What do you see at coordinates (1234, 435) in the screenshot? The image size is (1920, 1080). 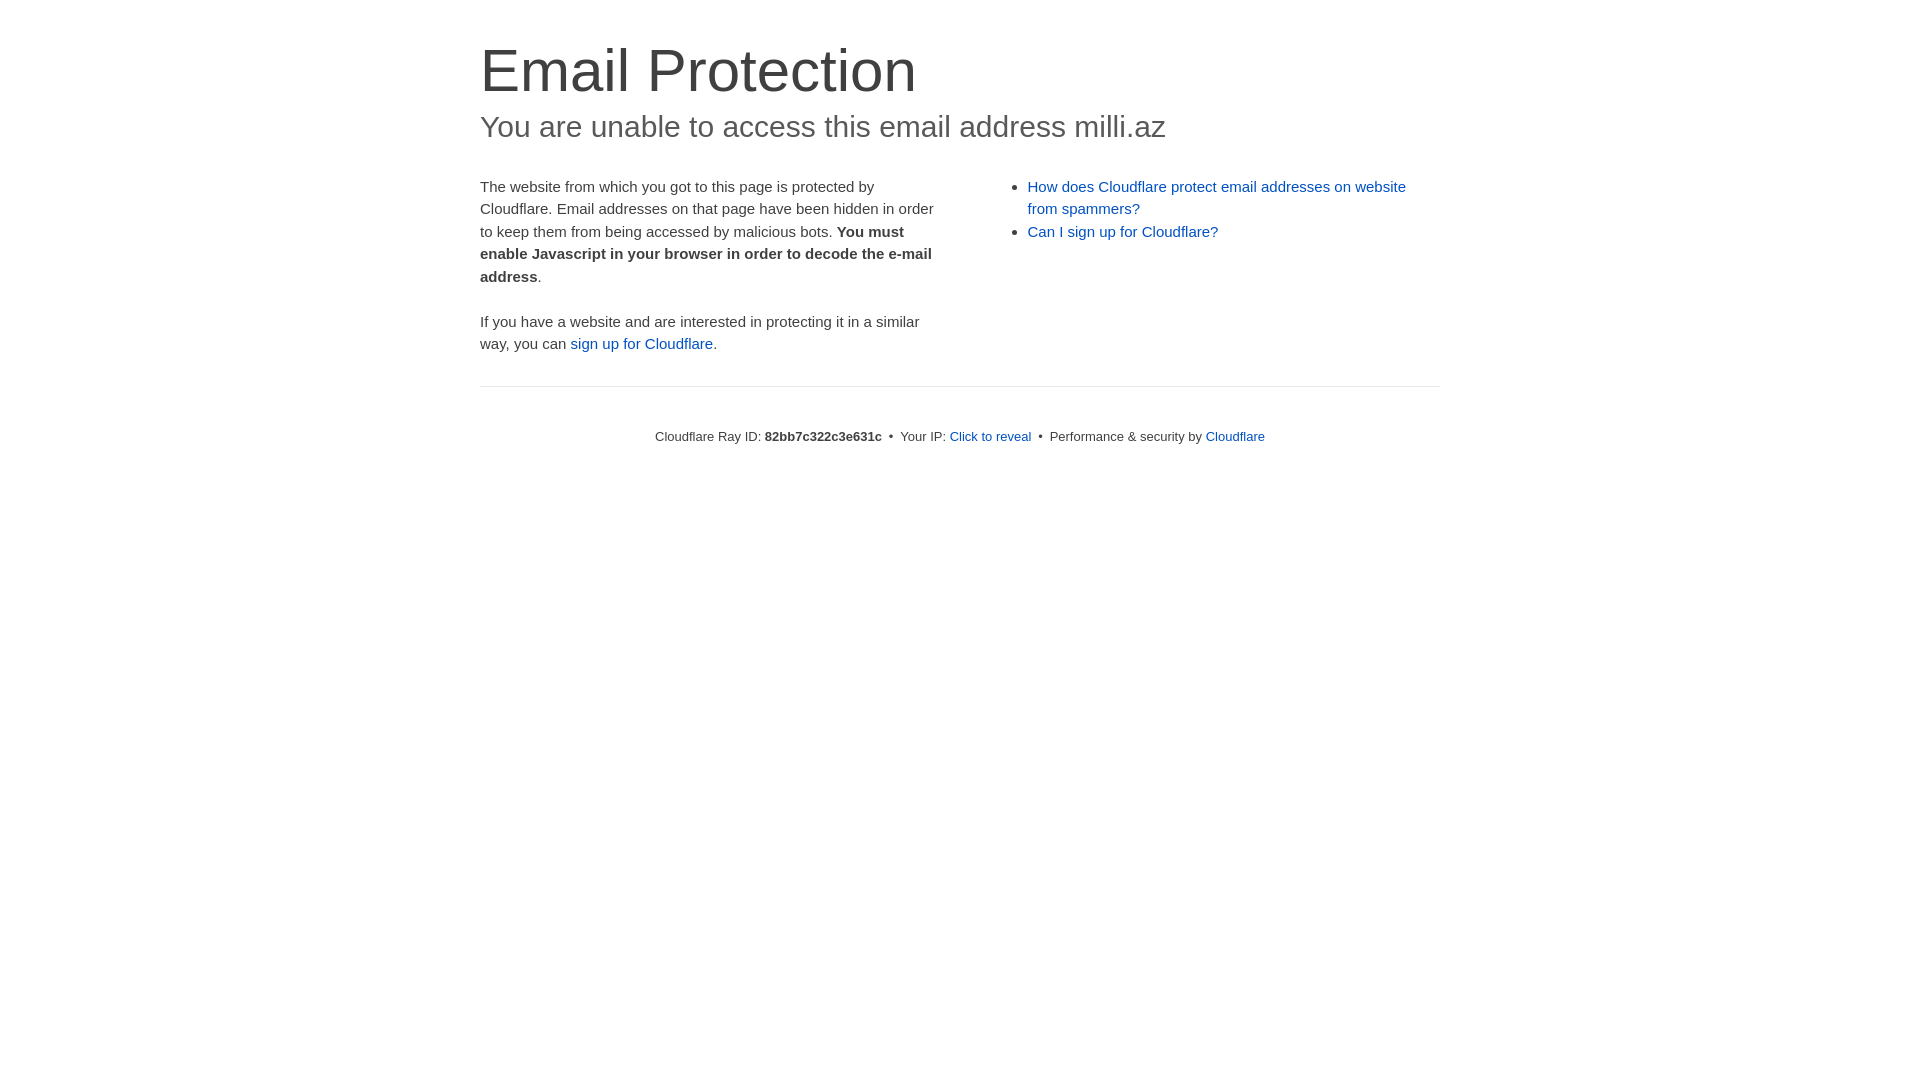 I see `'Cloudflare'` at bounding box center [1234, 435].